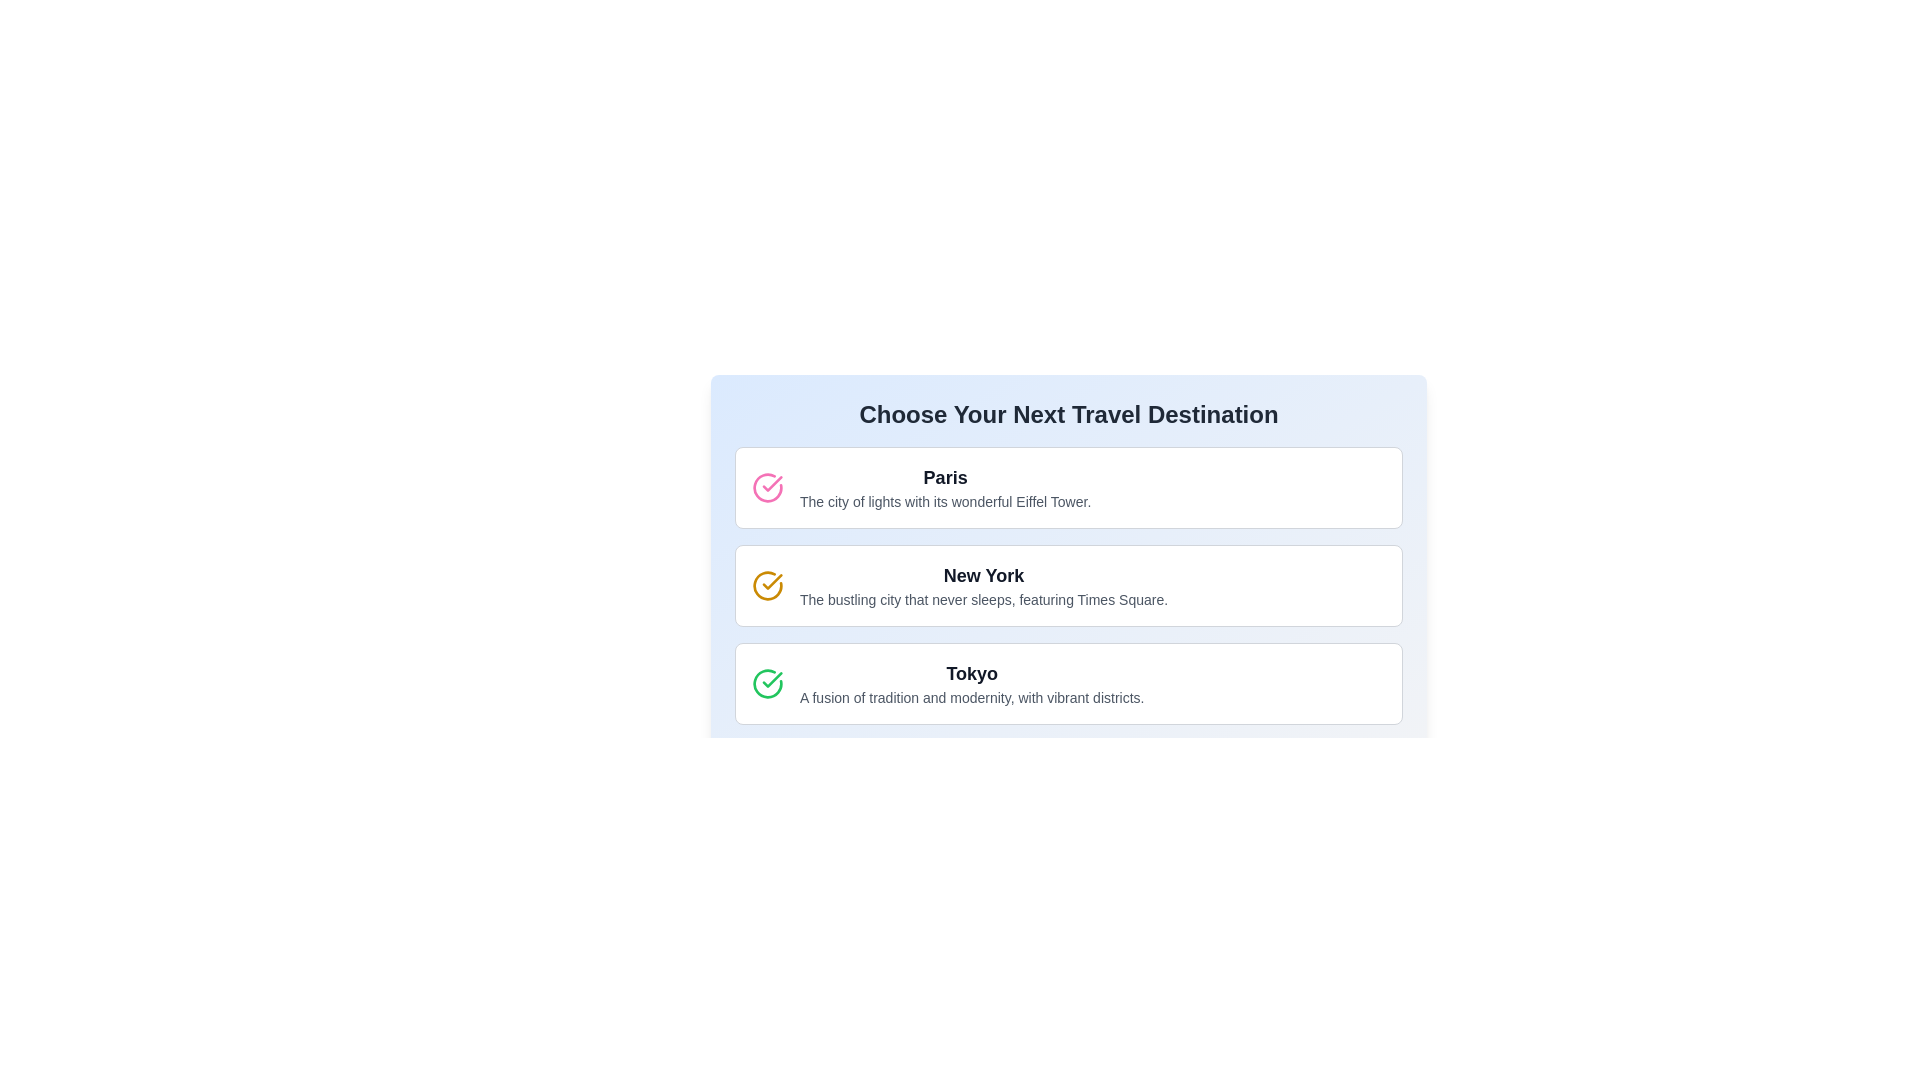  Describe the element at coordinates (1068, 488) in the screenshot. I see `the card titled 'Paris' which contains a description about the city and is the first in a list of travel destination cards` at that location.